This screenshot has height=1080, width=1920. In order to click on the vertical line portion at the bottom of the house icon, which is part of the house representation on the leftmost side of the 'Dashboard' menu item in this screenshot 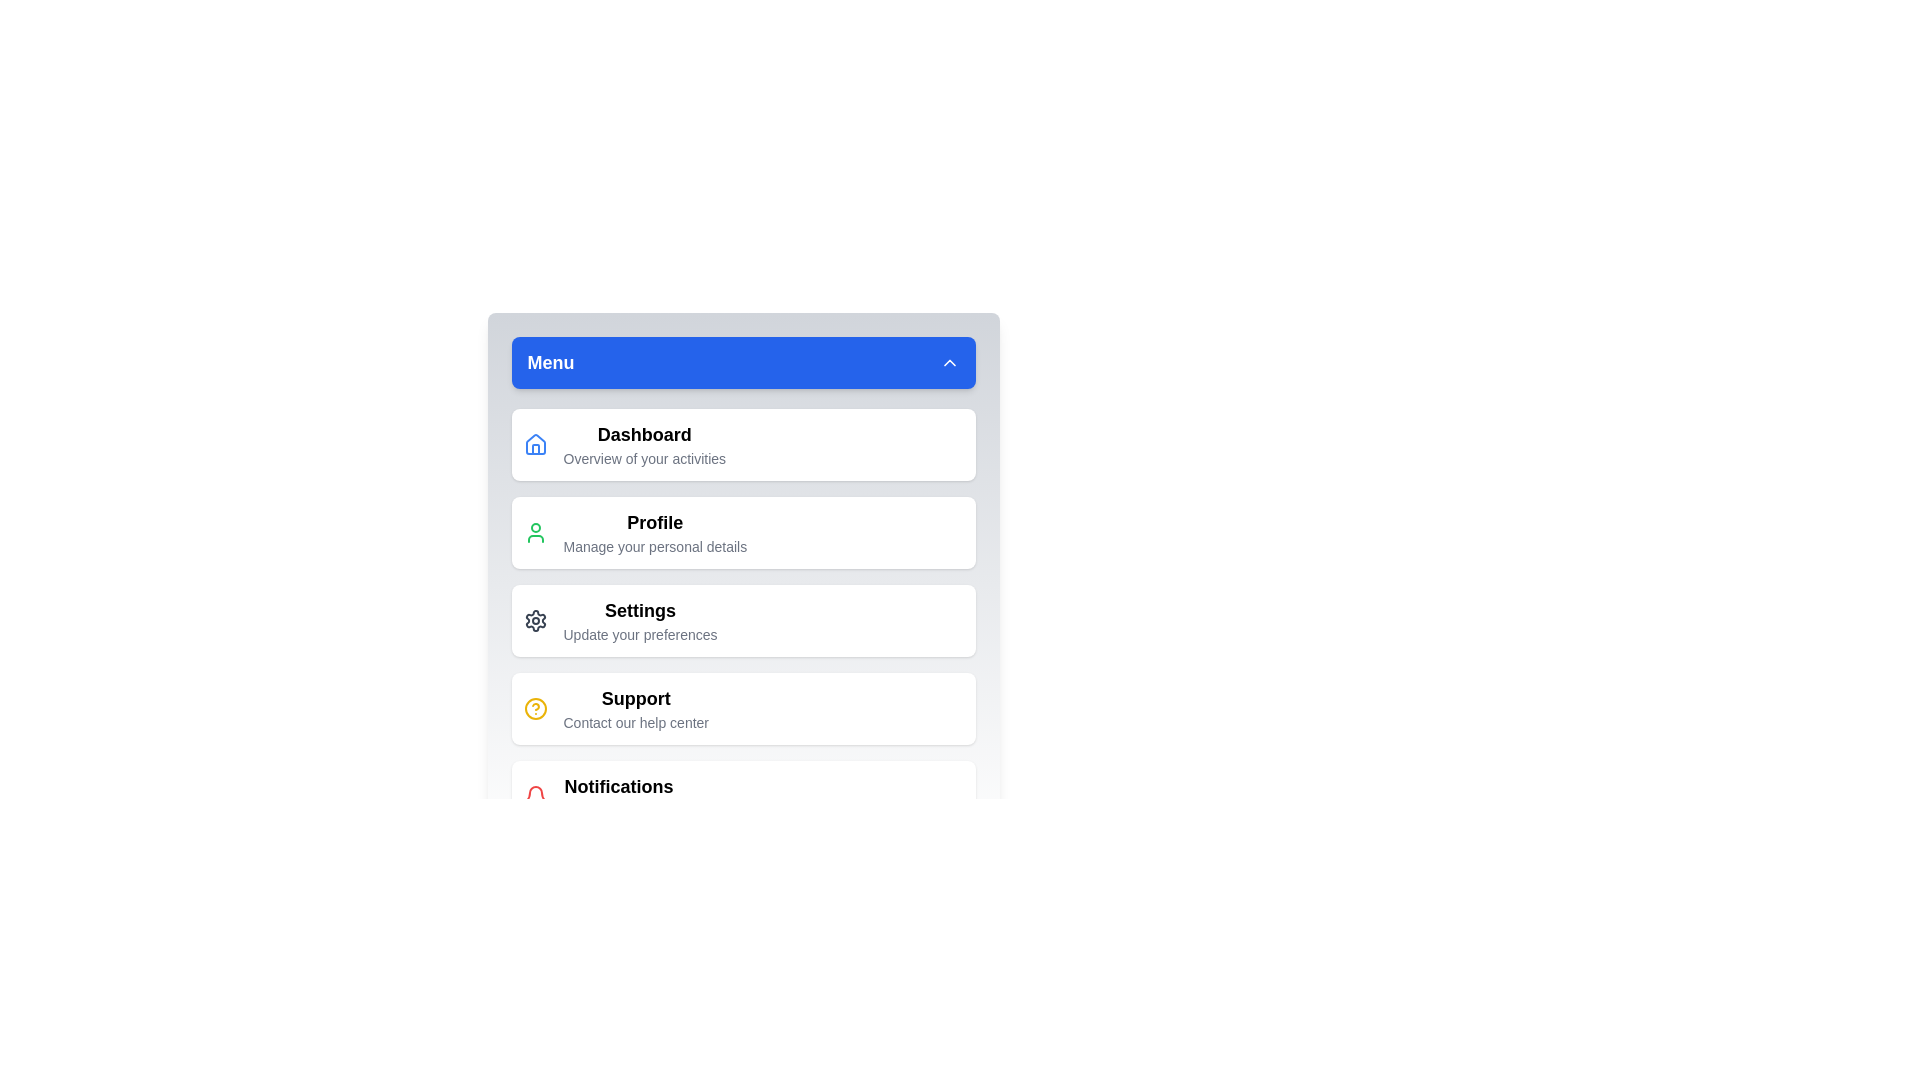, I will do `click(535, 448)`.